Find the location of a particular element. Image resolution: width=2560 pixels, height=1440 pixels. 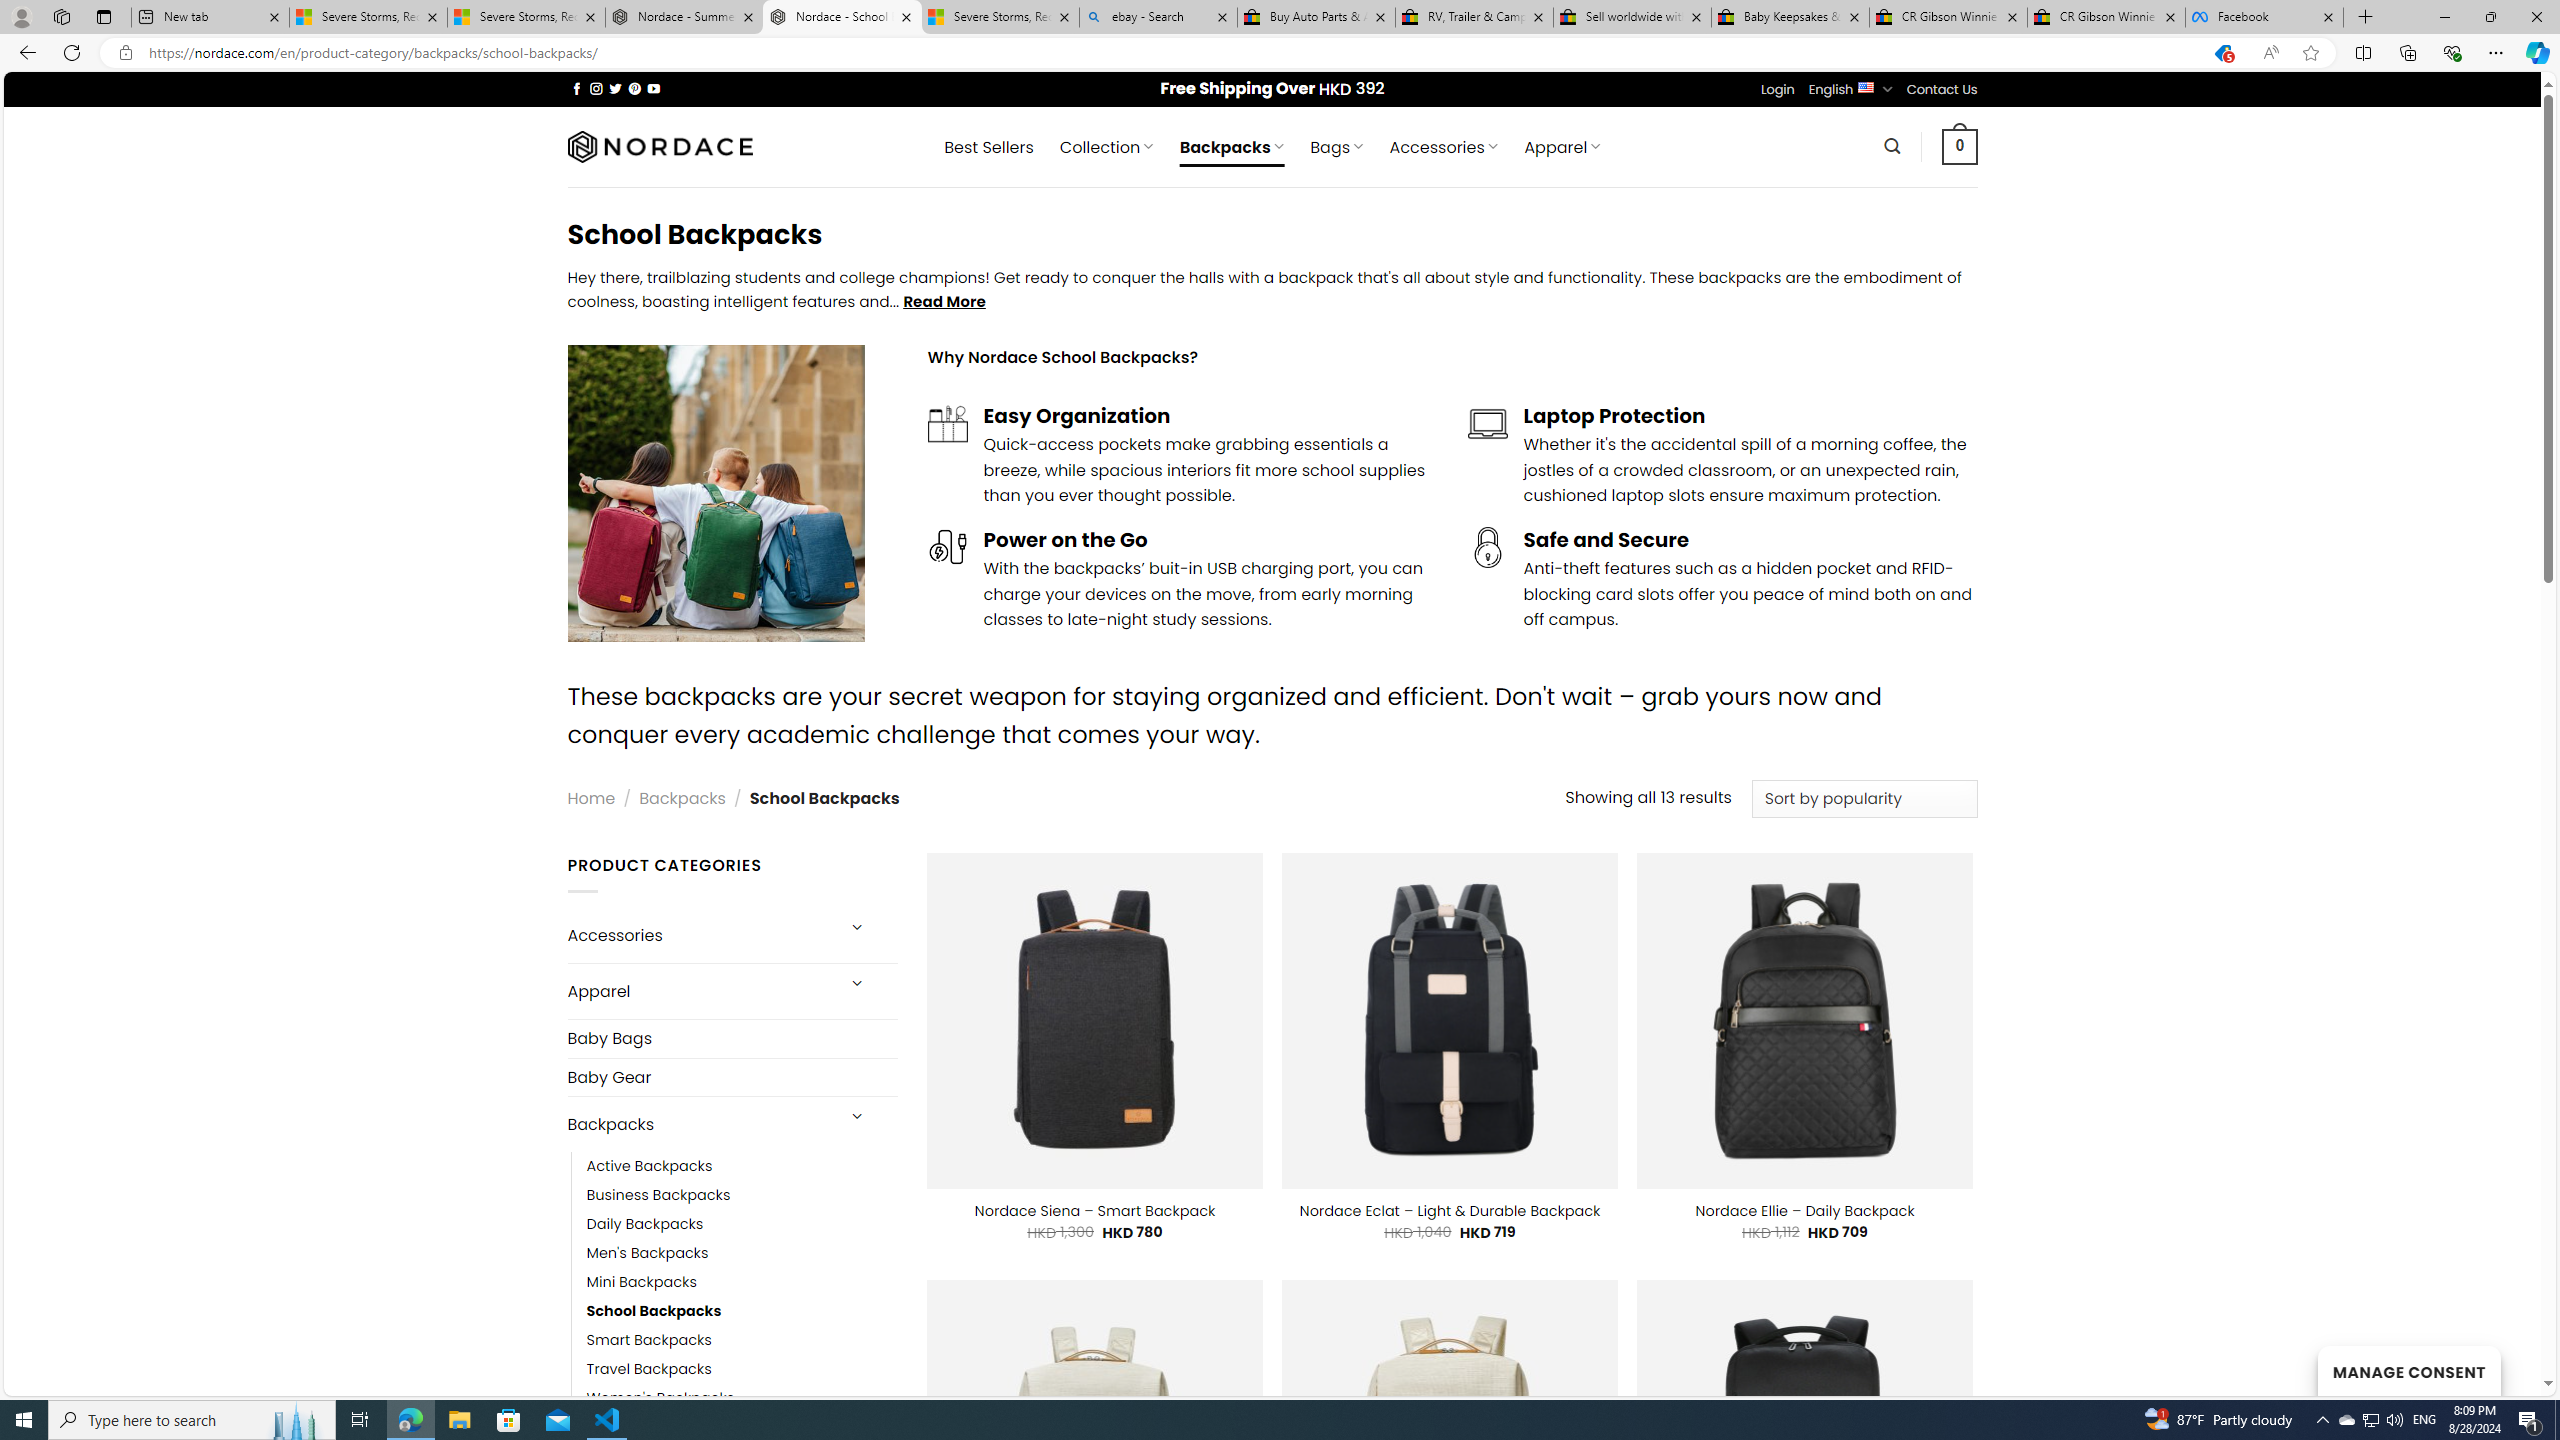

'Men' is located at coordinates (647, 1252).